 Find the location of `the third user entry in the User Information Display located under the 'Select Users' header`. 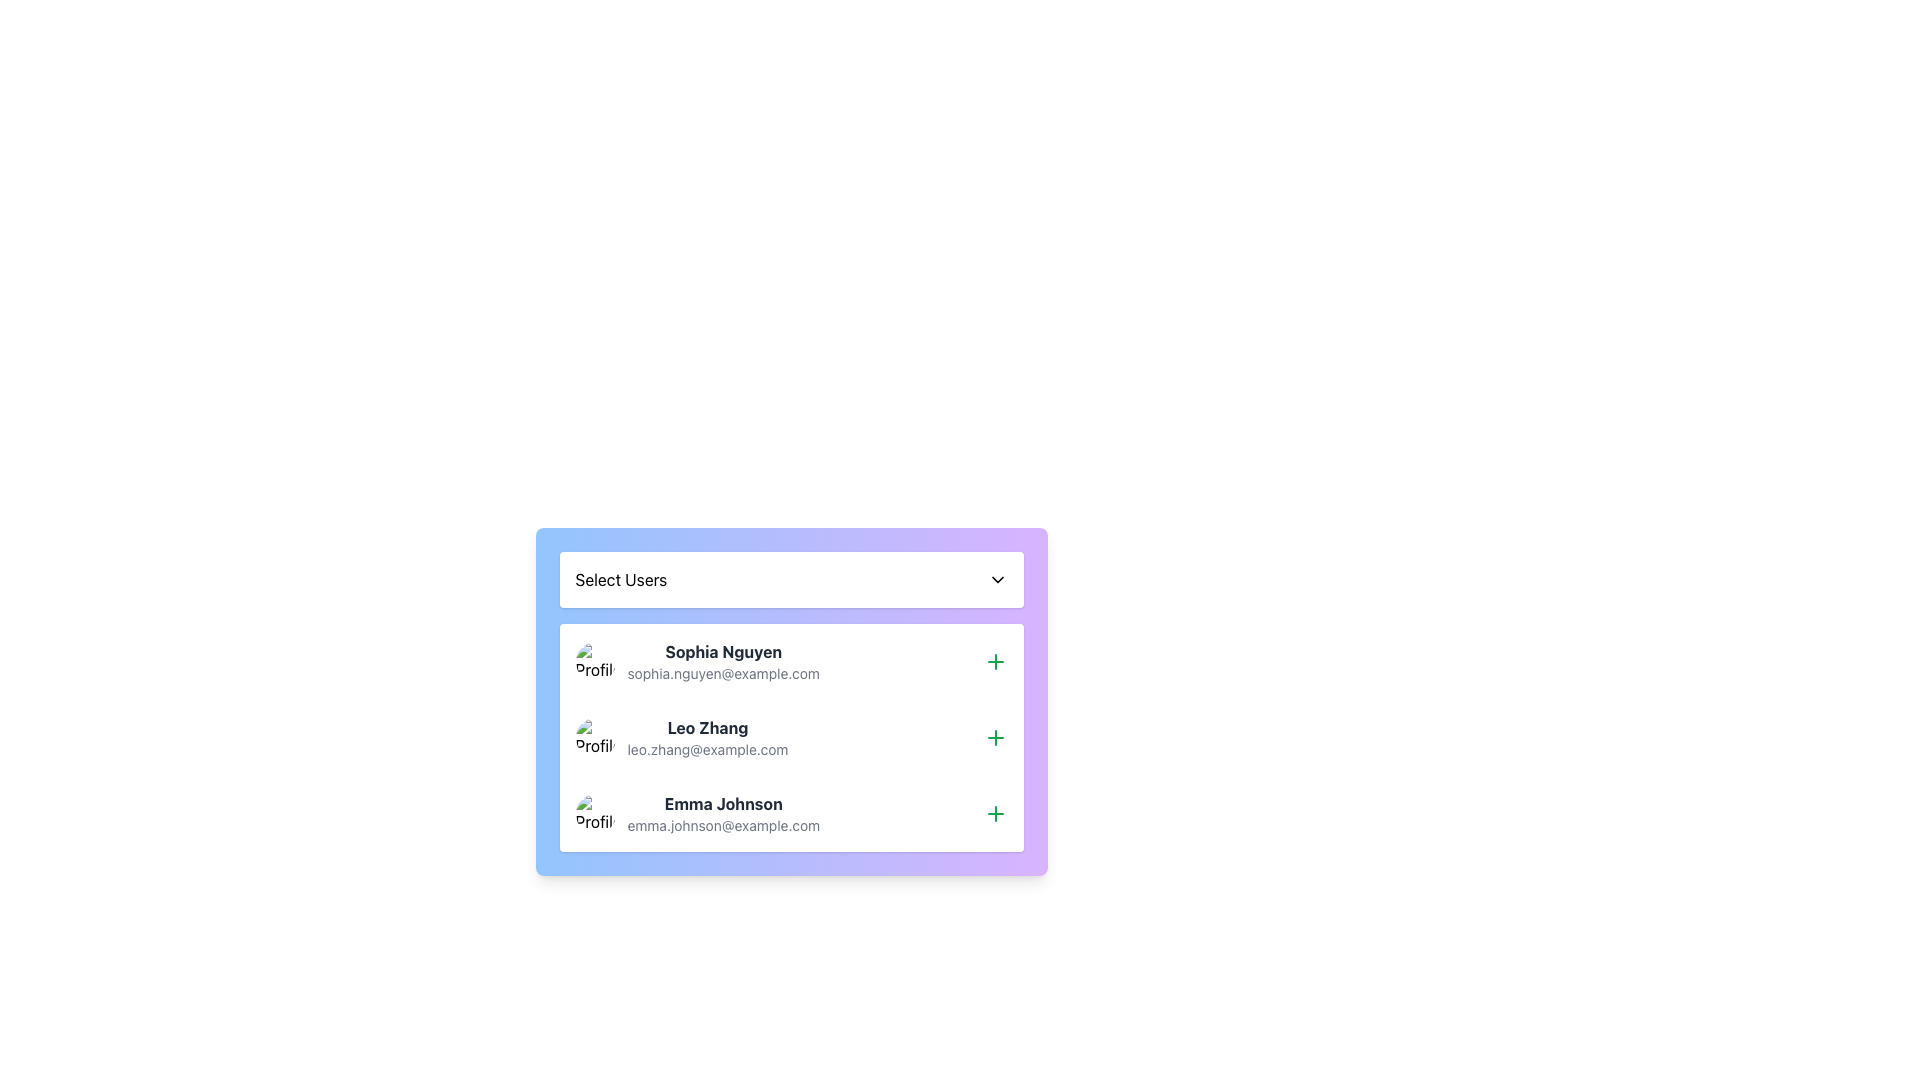

the third user entry in the User Information Display located under the 'Select Users' header is located at coordinates (697, 813).